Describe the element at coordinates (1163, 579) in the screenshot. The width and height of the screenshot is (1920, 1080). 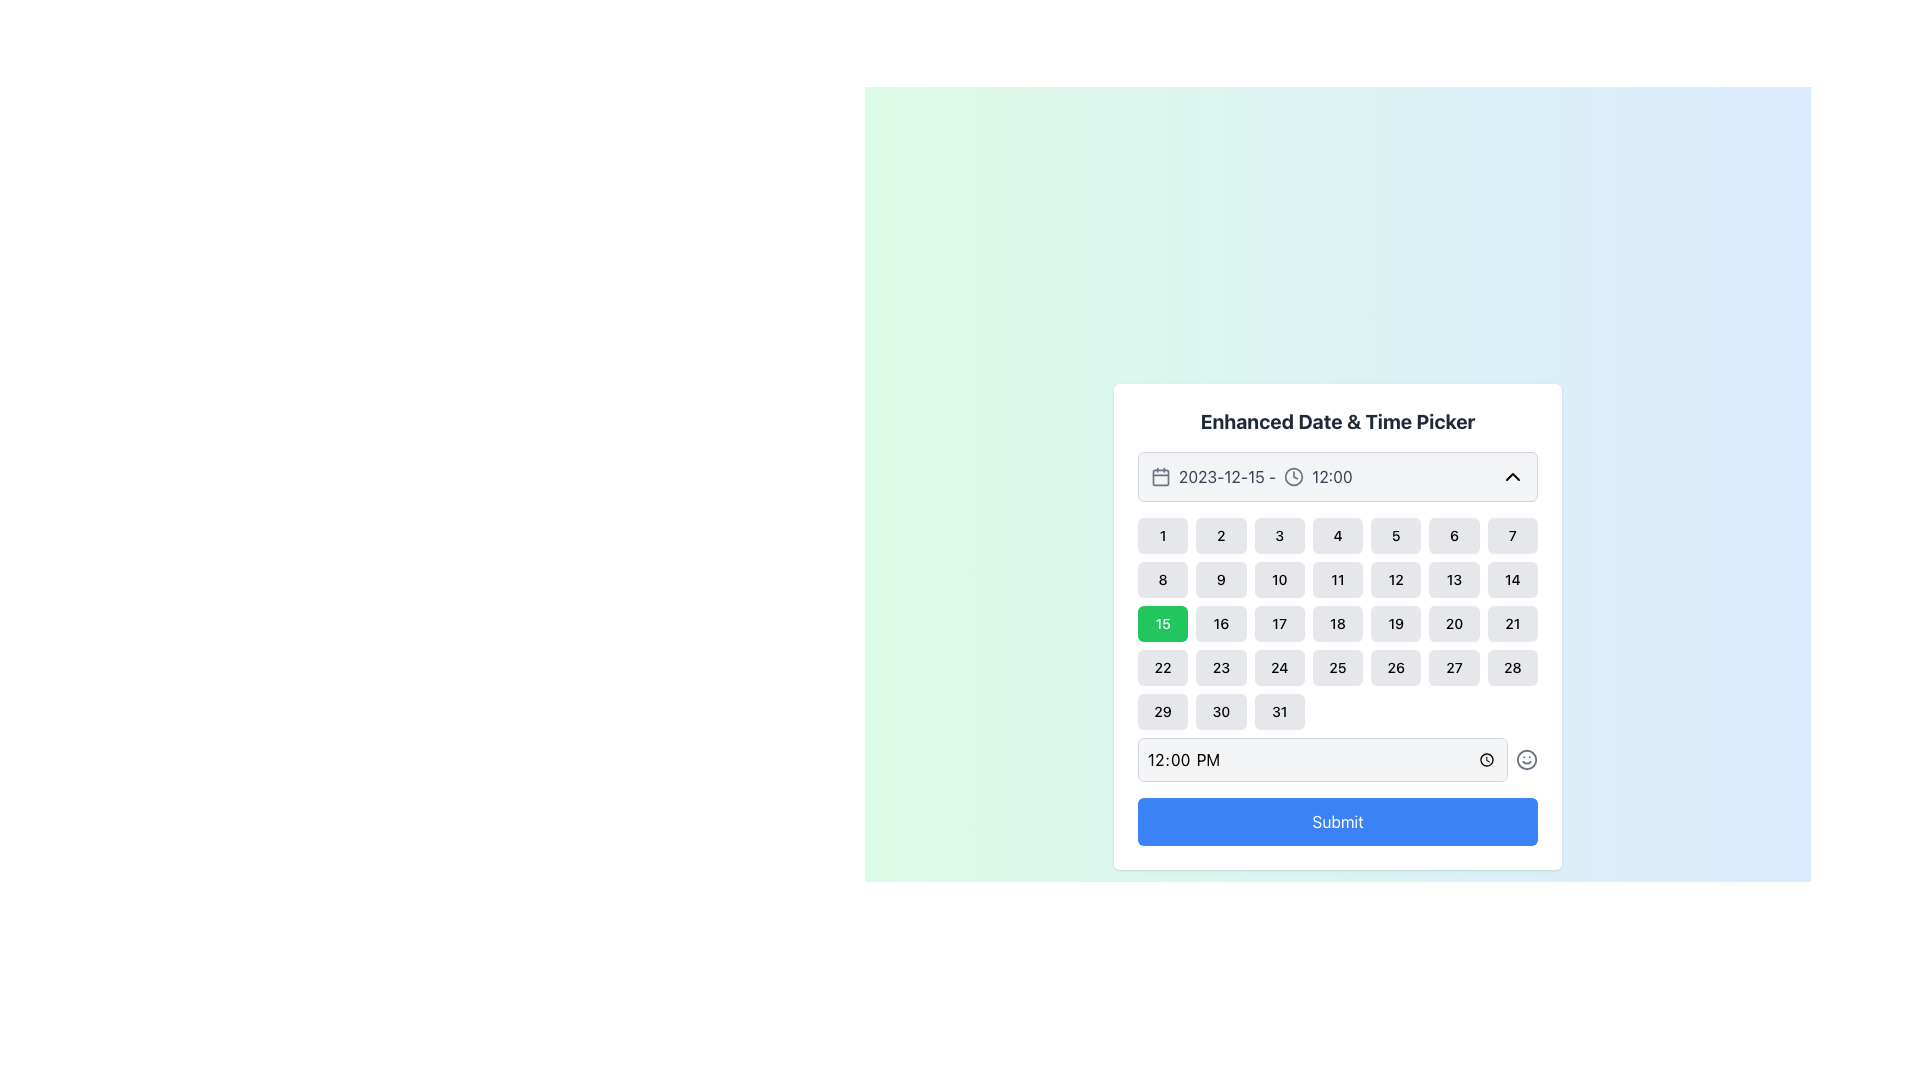
I see `the button labeled '8' in the date-picker interface` at that location.